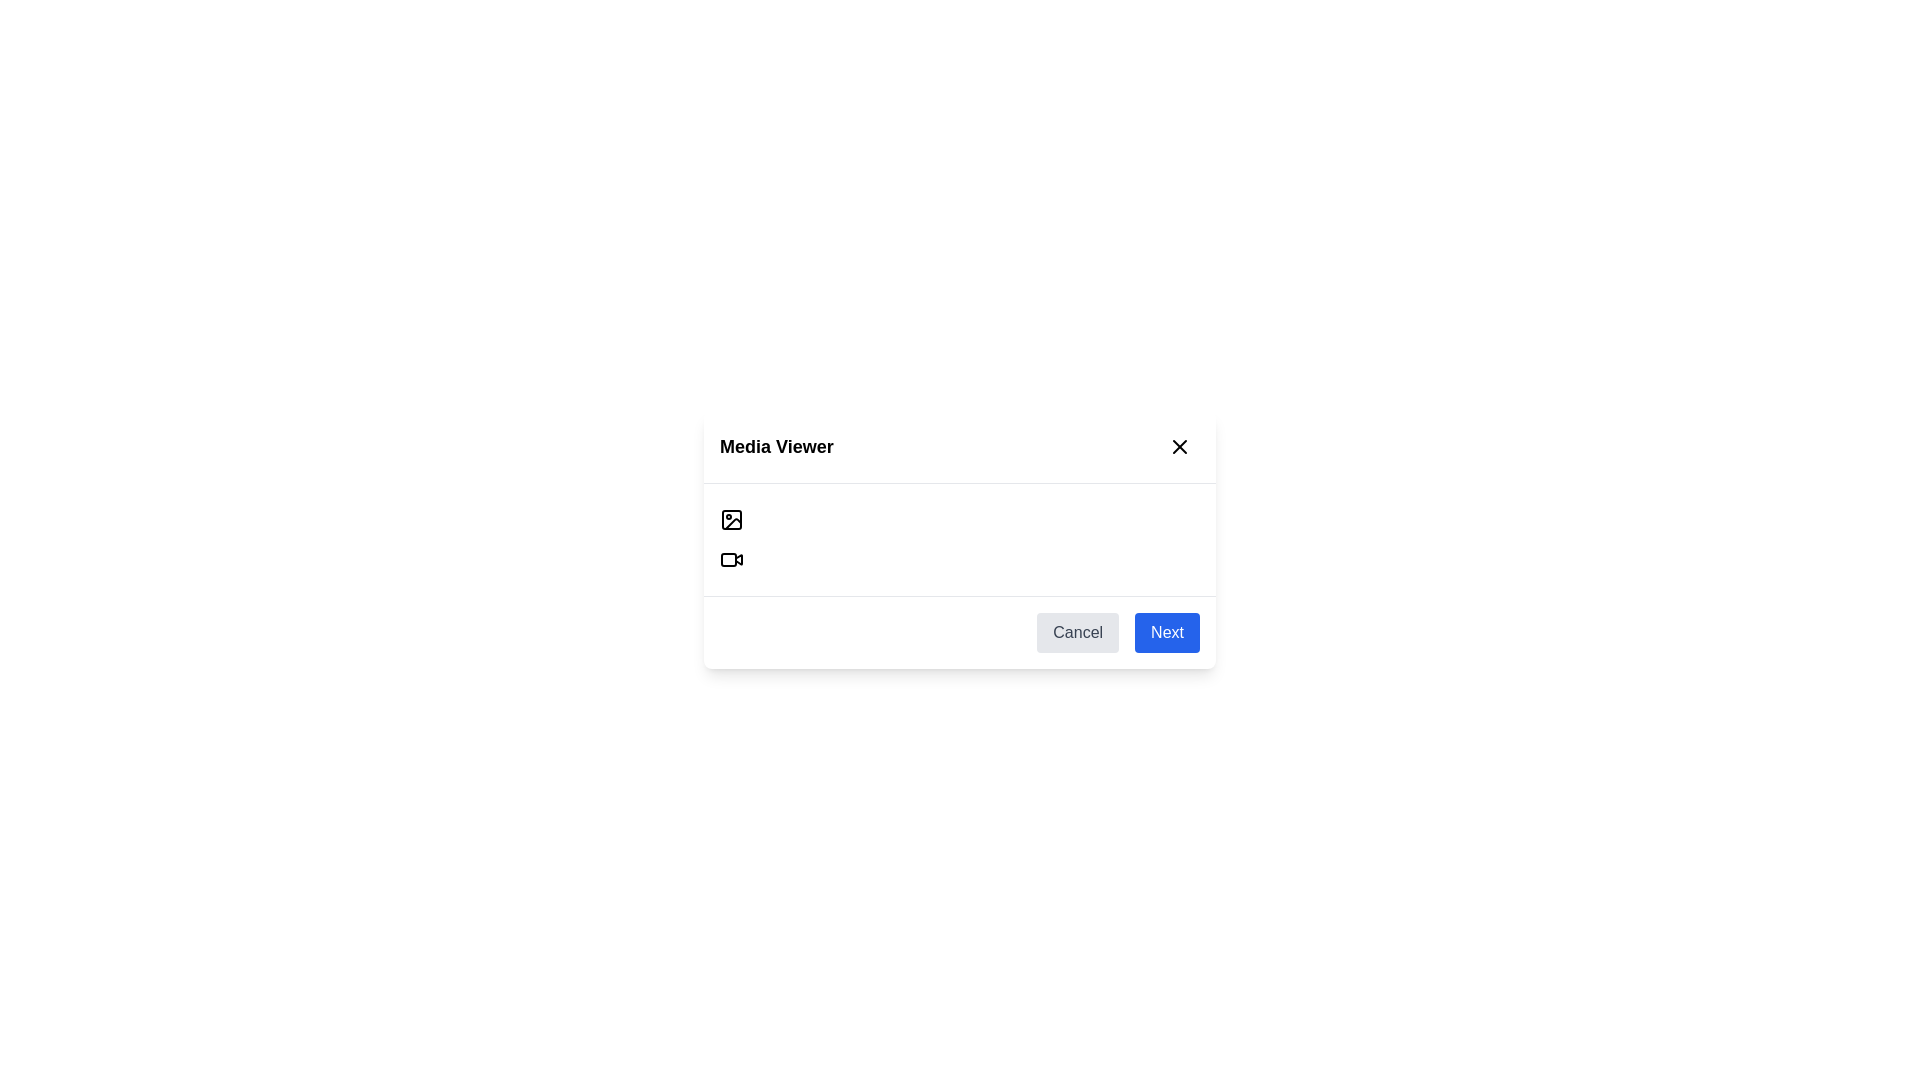 Image resolution: width=1920 pixels, height=1080 pixels. What do you see at coordinates (1180, 446) in the screenshot?
I see `the close button located at the top-right corner of the 'Media Viewer' modal` at bounding box center [1180, 446].